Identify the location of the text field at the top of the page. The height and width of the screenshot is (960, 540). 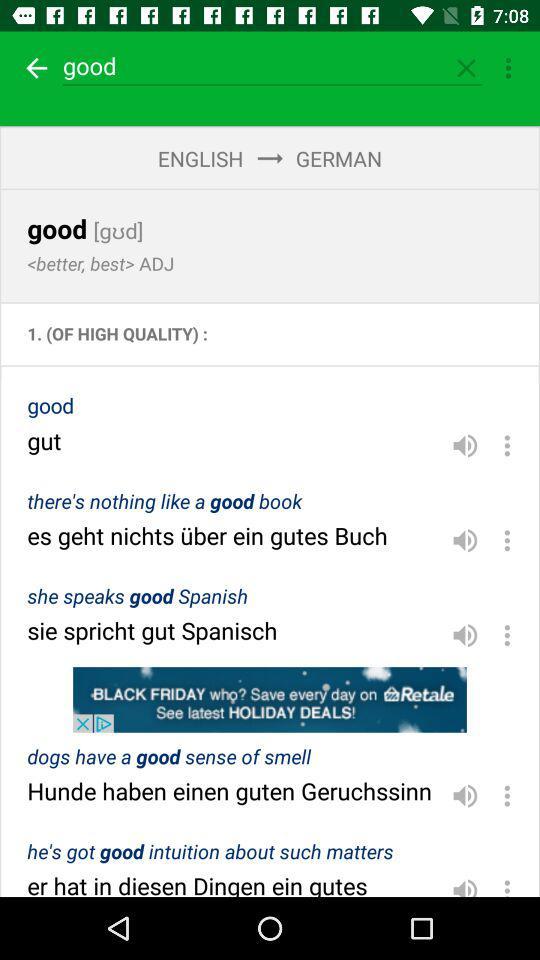
(272, 66).